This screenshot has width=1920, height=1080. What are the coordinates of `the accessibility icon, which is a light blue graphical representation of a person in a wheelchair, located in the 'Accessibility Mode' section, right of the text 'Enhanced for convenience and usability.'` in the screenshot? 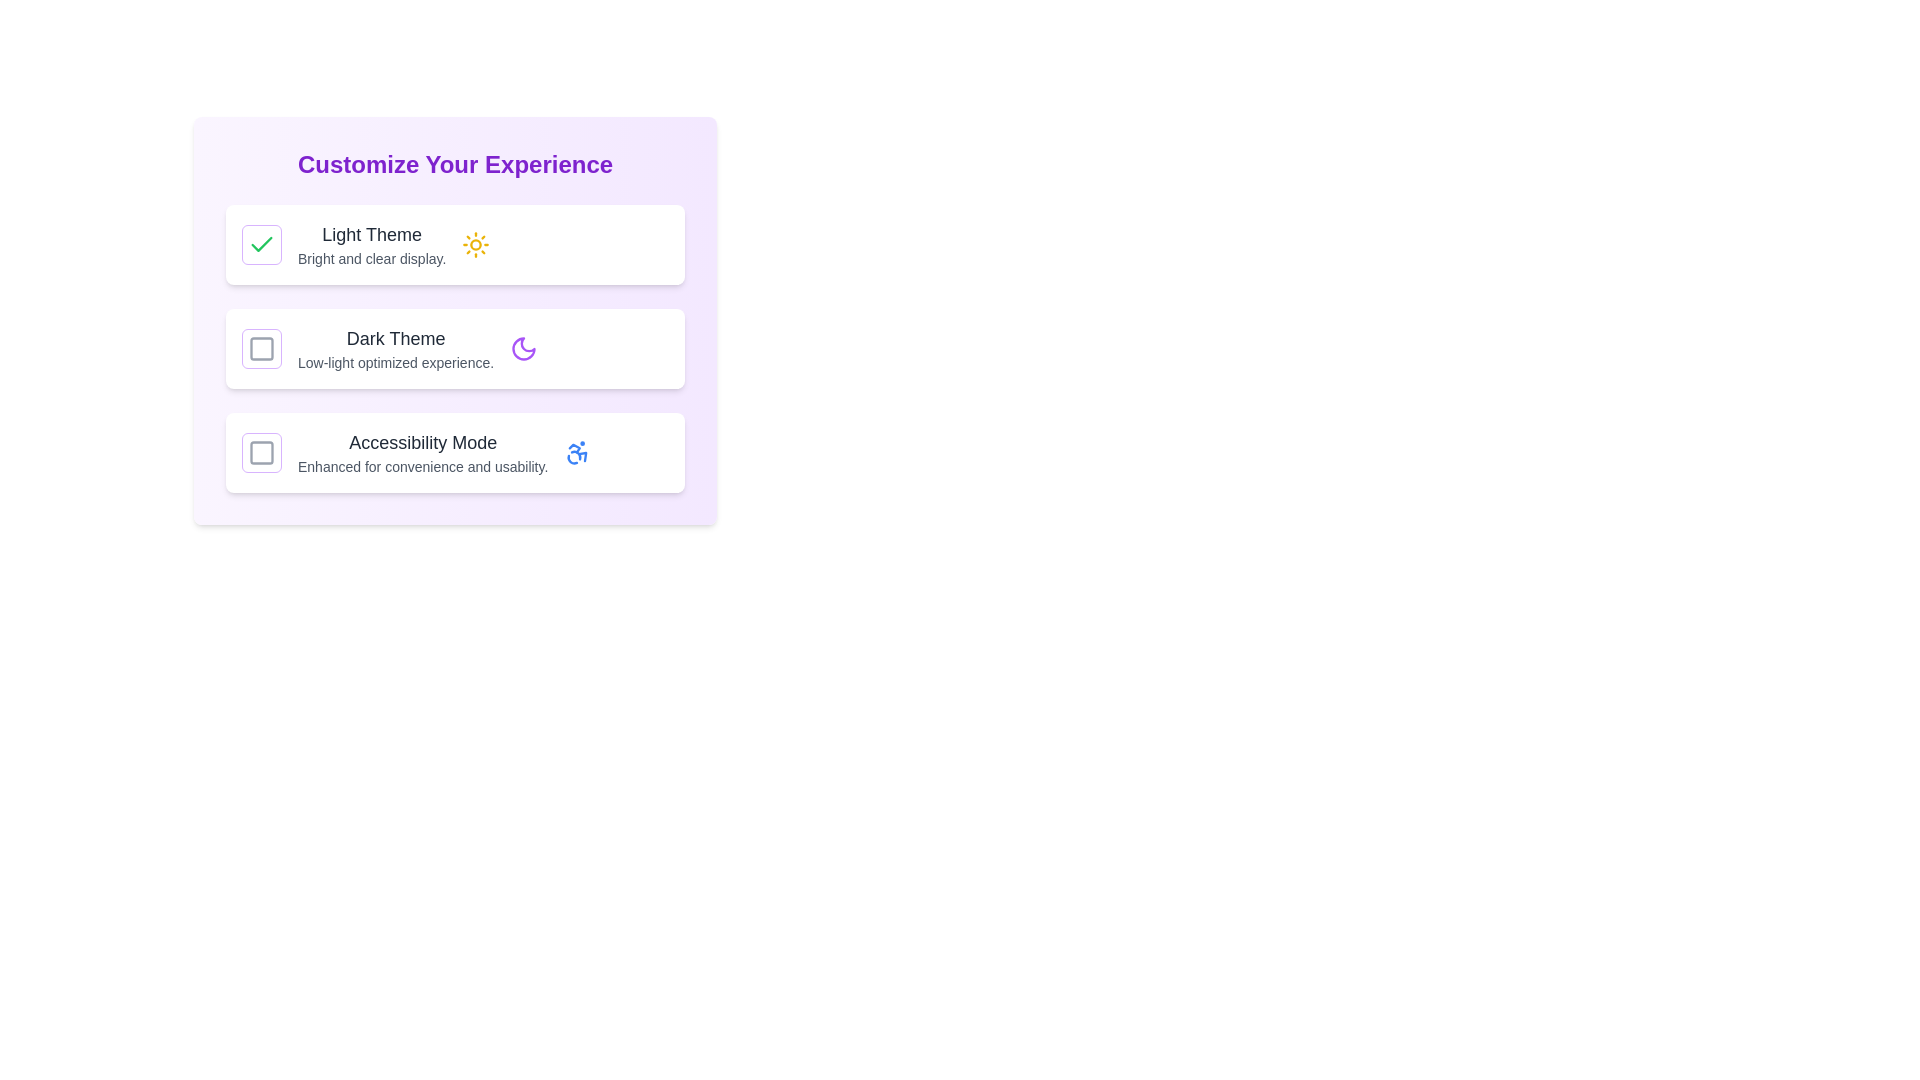 It's located at (577, 452).